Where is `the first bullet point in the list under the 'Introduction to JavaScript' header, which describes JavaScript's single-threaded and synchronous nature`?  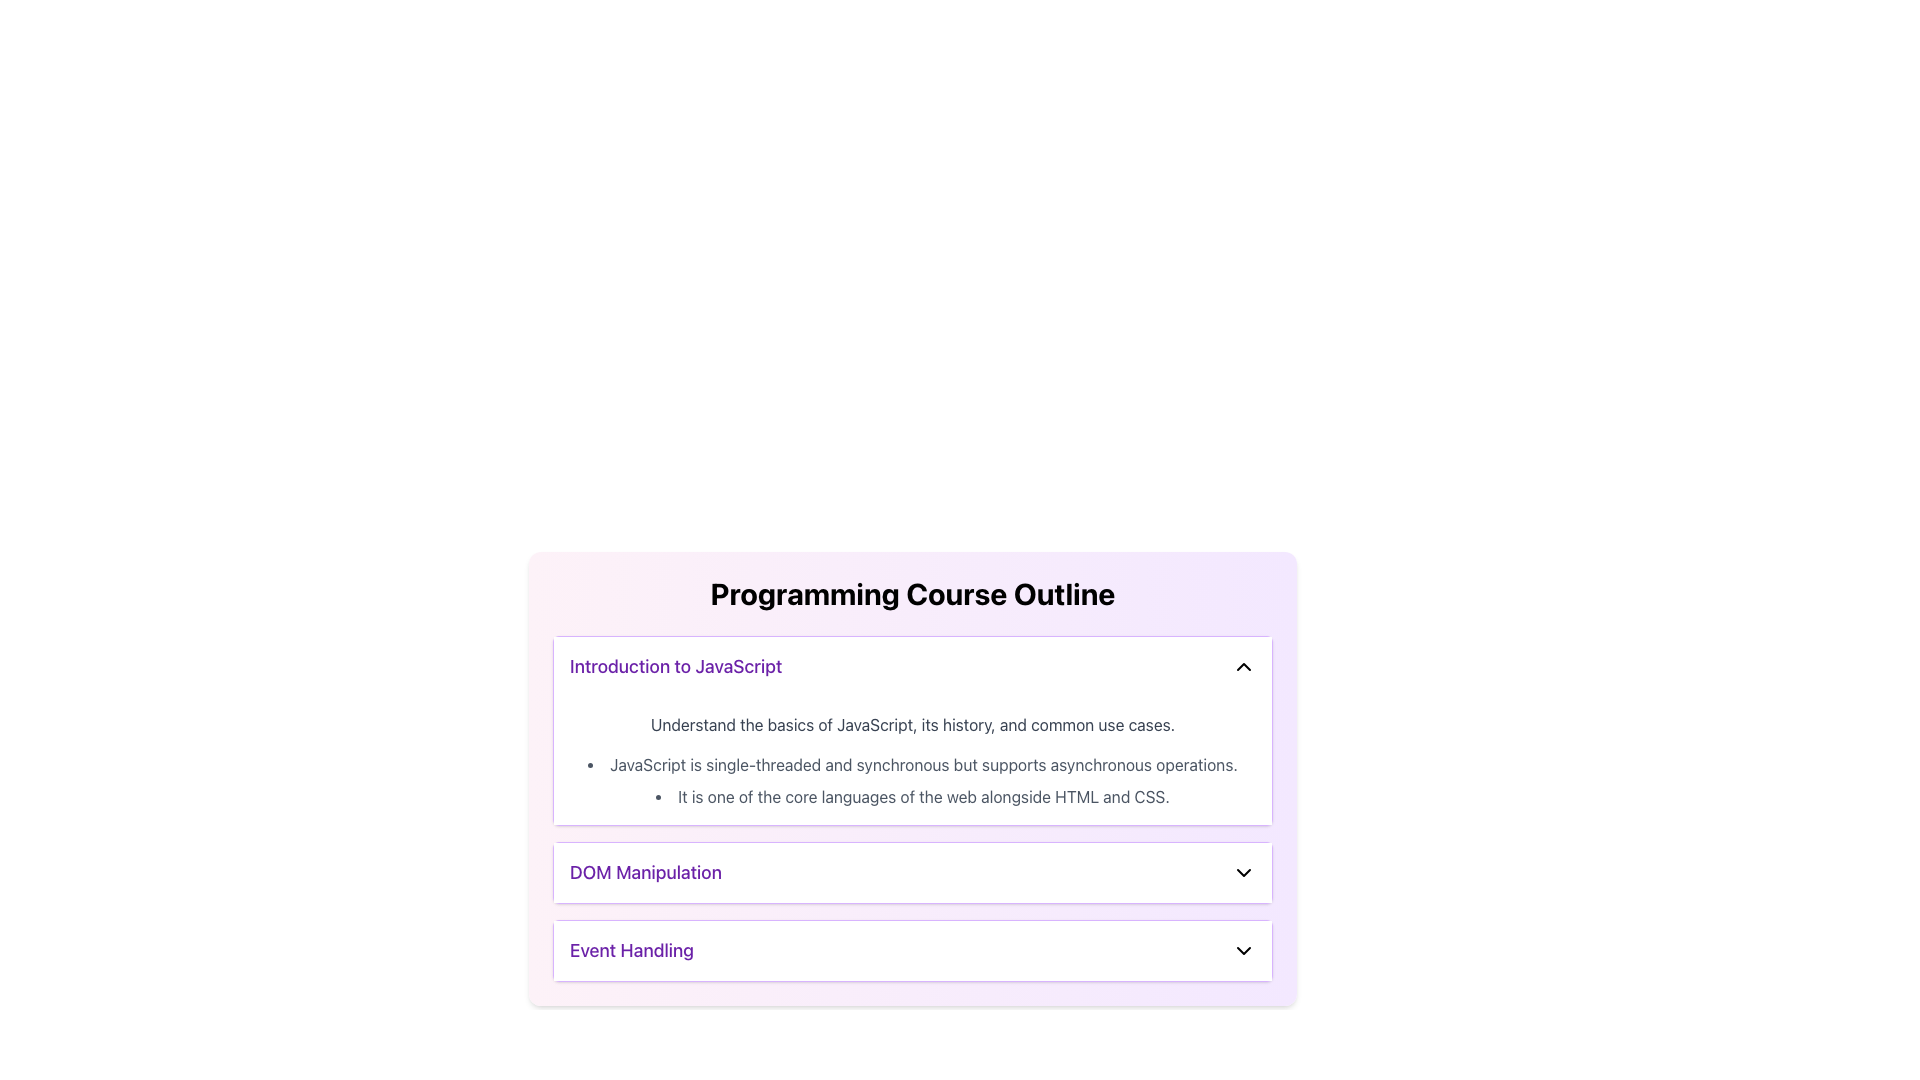 the first bullet point in the list under the 'Introduction to JavaScript' header, which describes JavaScript's single-threaded and synchronous nature is located at coordinates (911, 764).